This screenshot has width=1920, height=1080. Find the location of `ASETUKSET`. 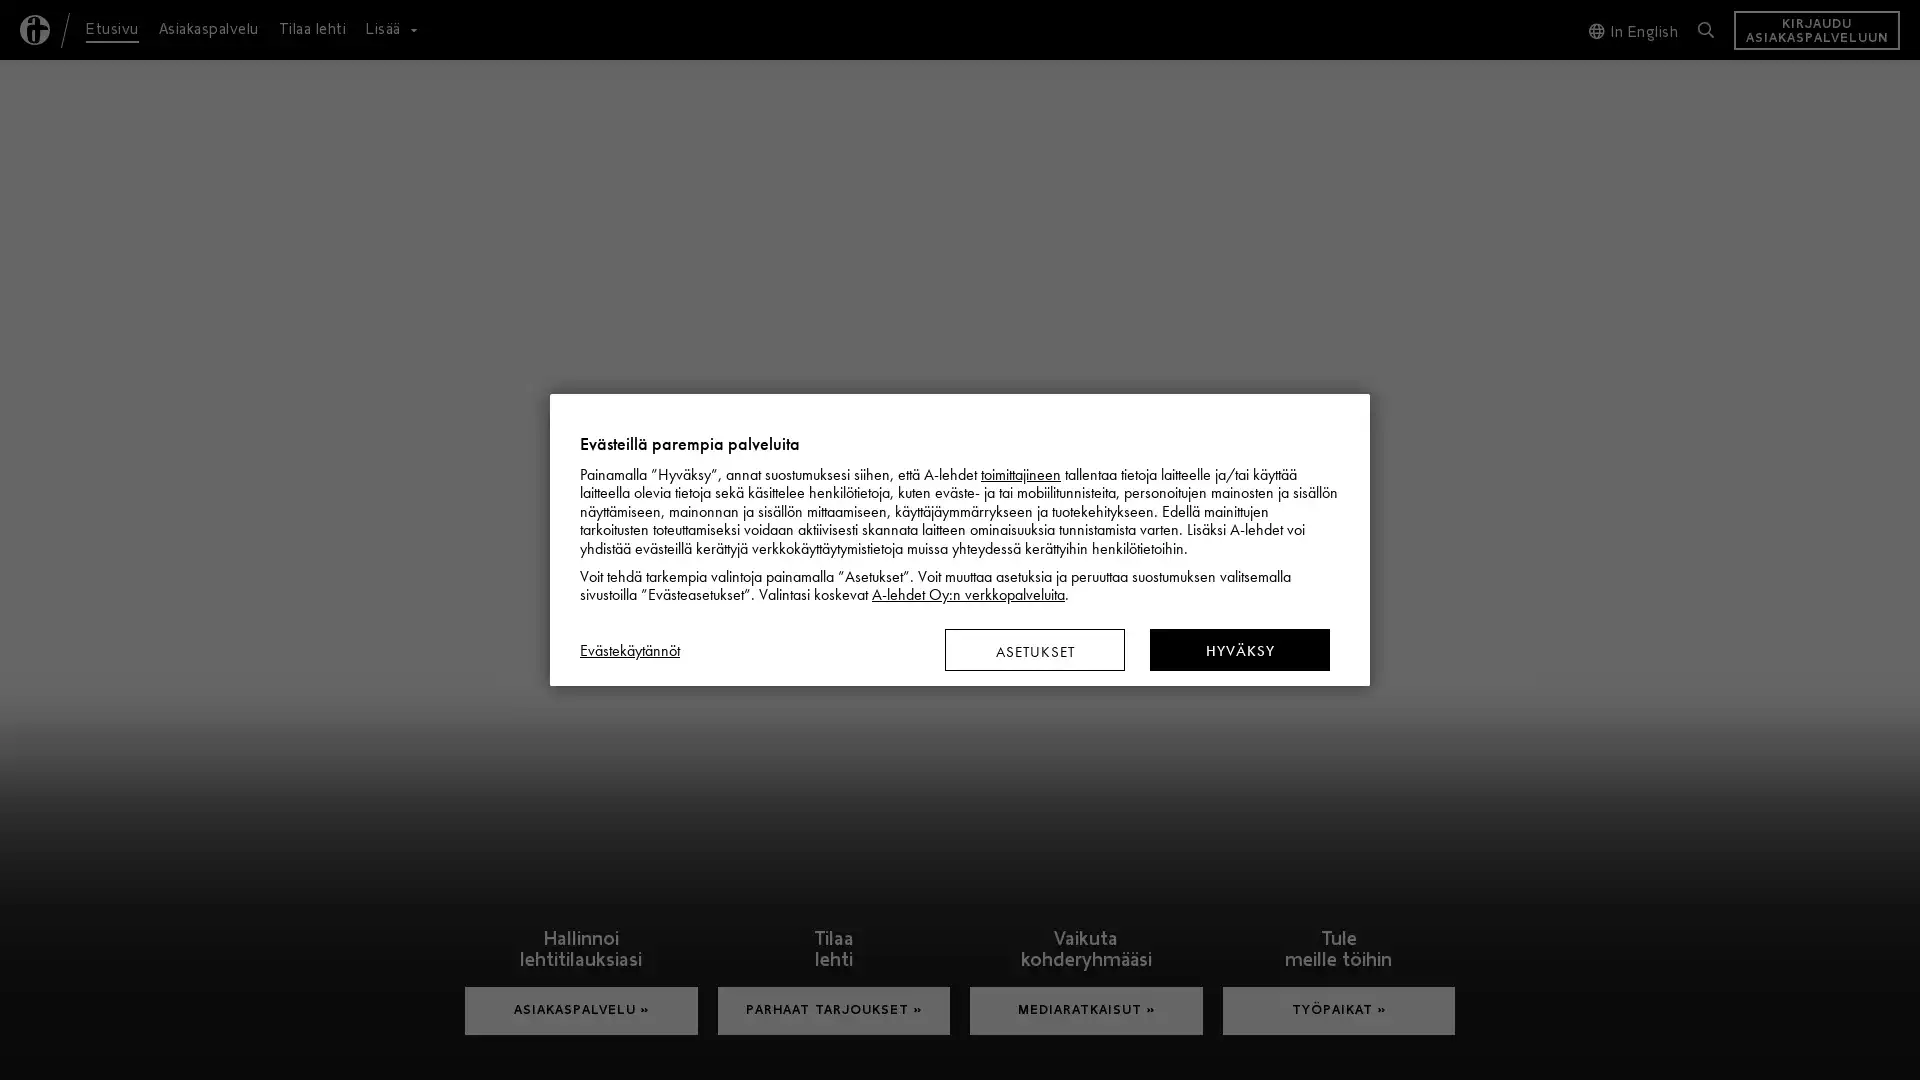

ASETUKSET is located at coordinates (1035, 648).